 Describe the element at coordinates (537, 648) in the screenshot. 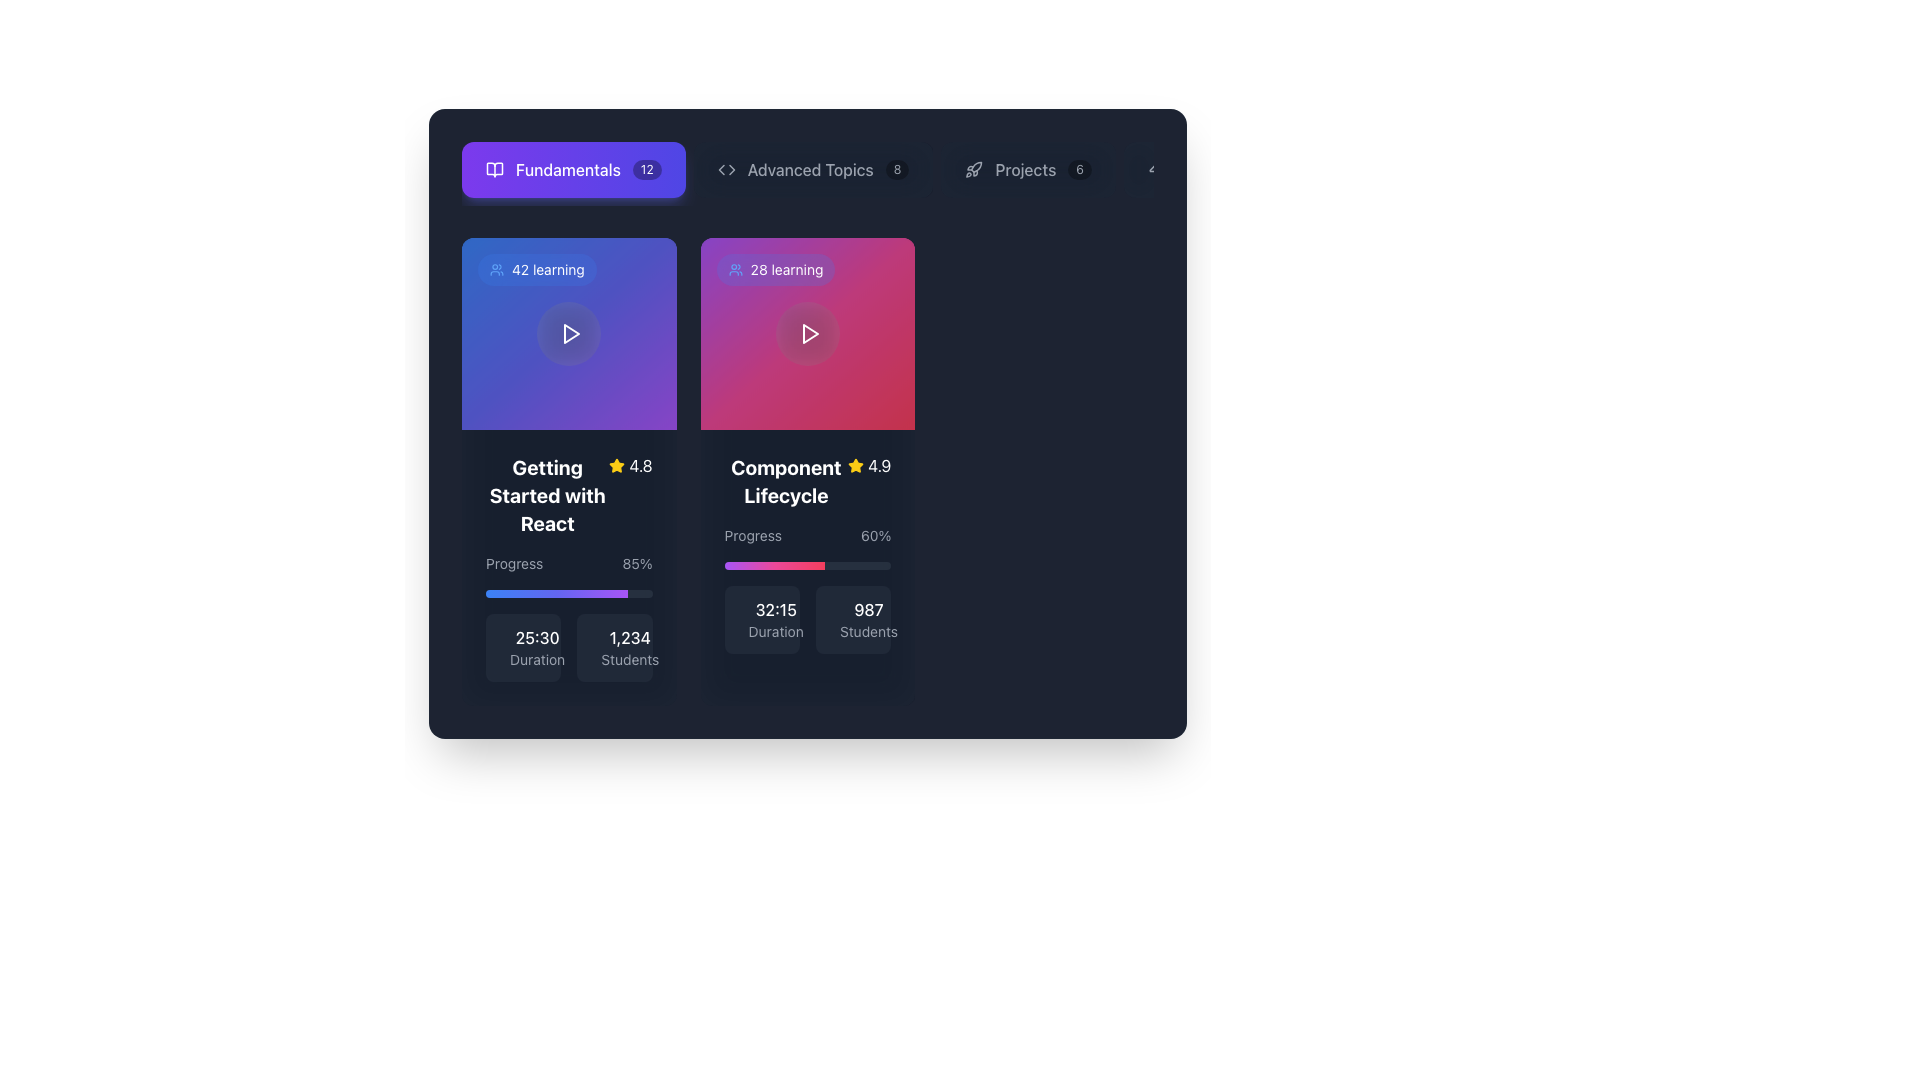

I see `the static text display indicating the duration of the associated content, located at the bottom-left corner of the card` at that location.